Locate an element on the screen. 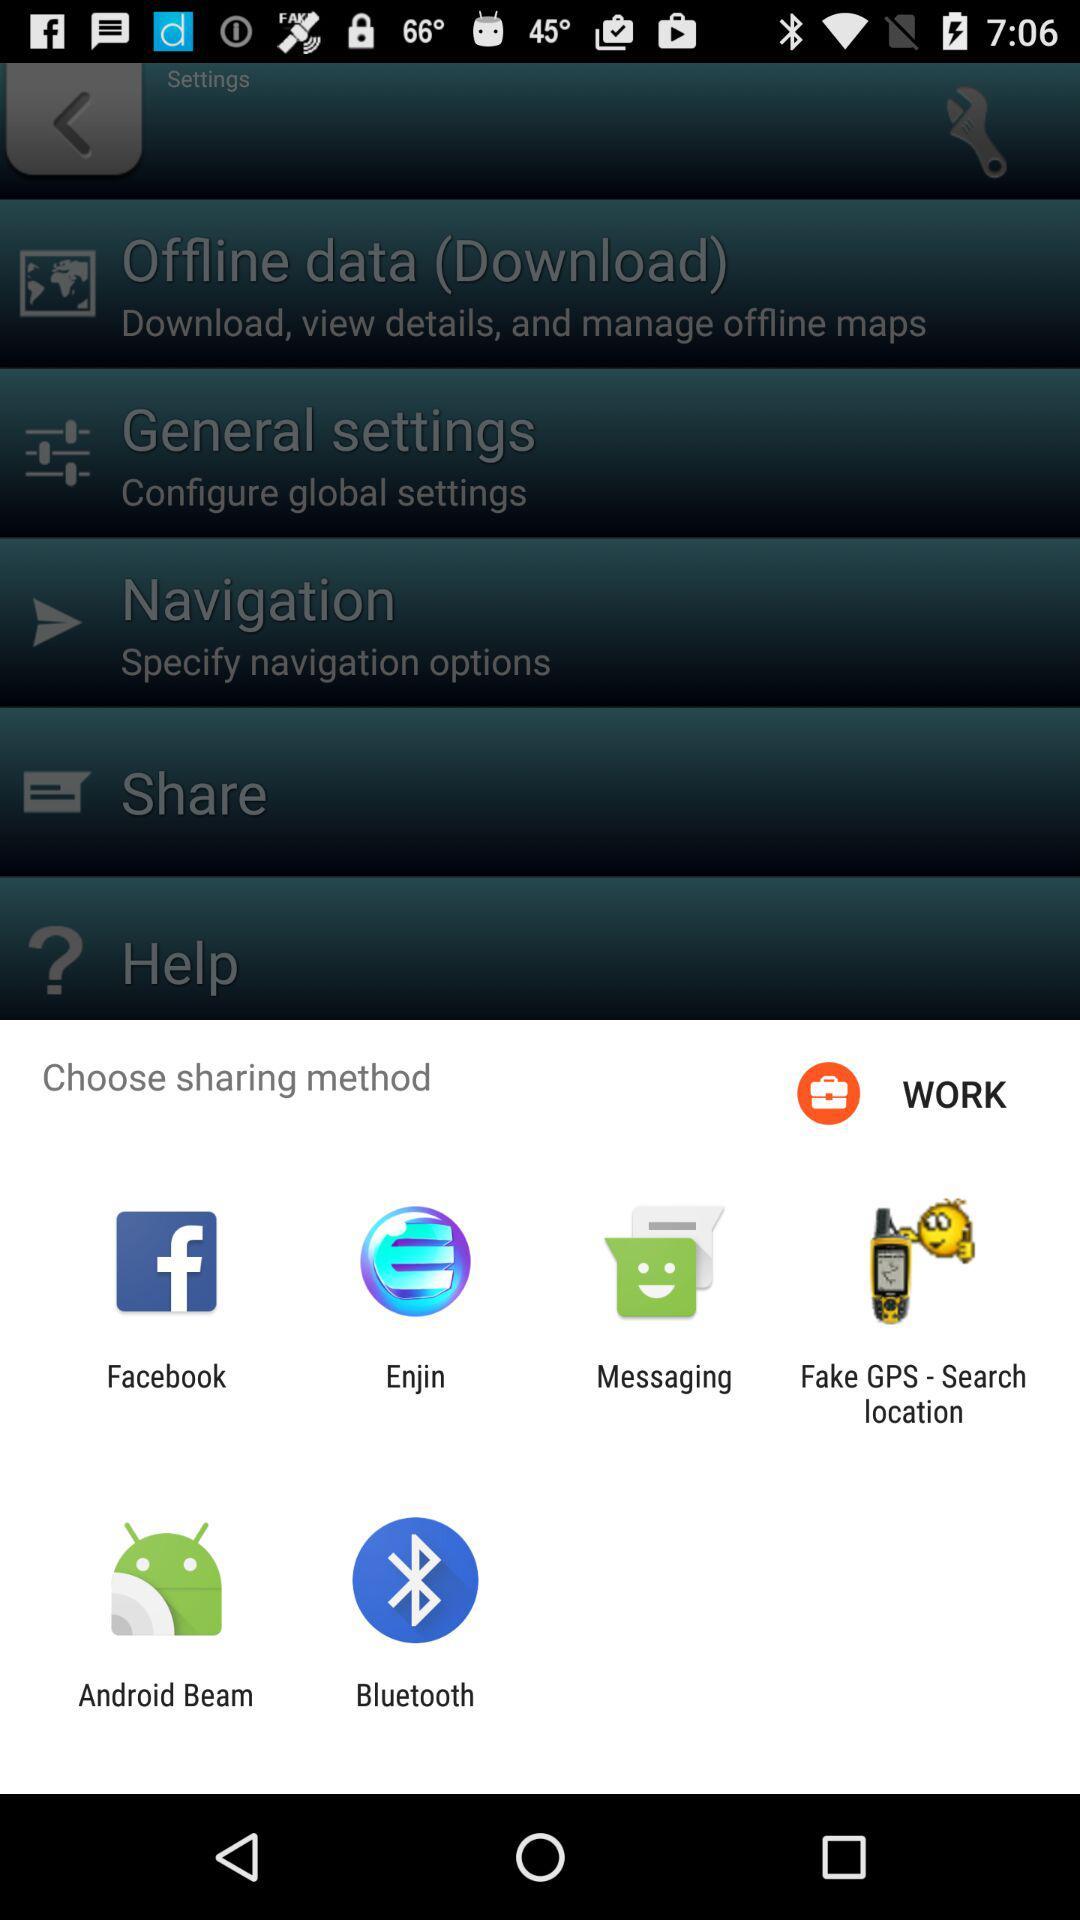 The width and height of the screenshot is (1080, 1920). the app next to the fake gps search icon is located at coordinates (664, 1392).